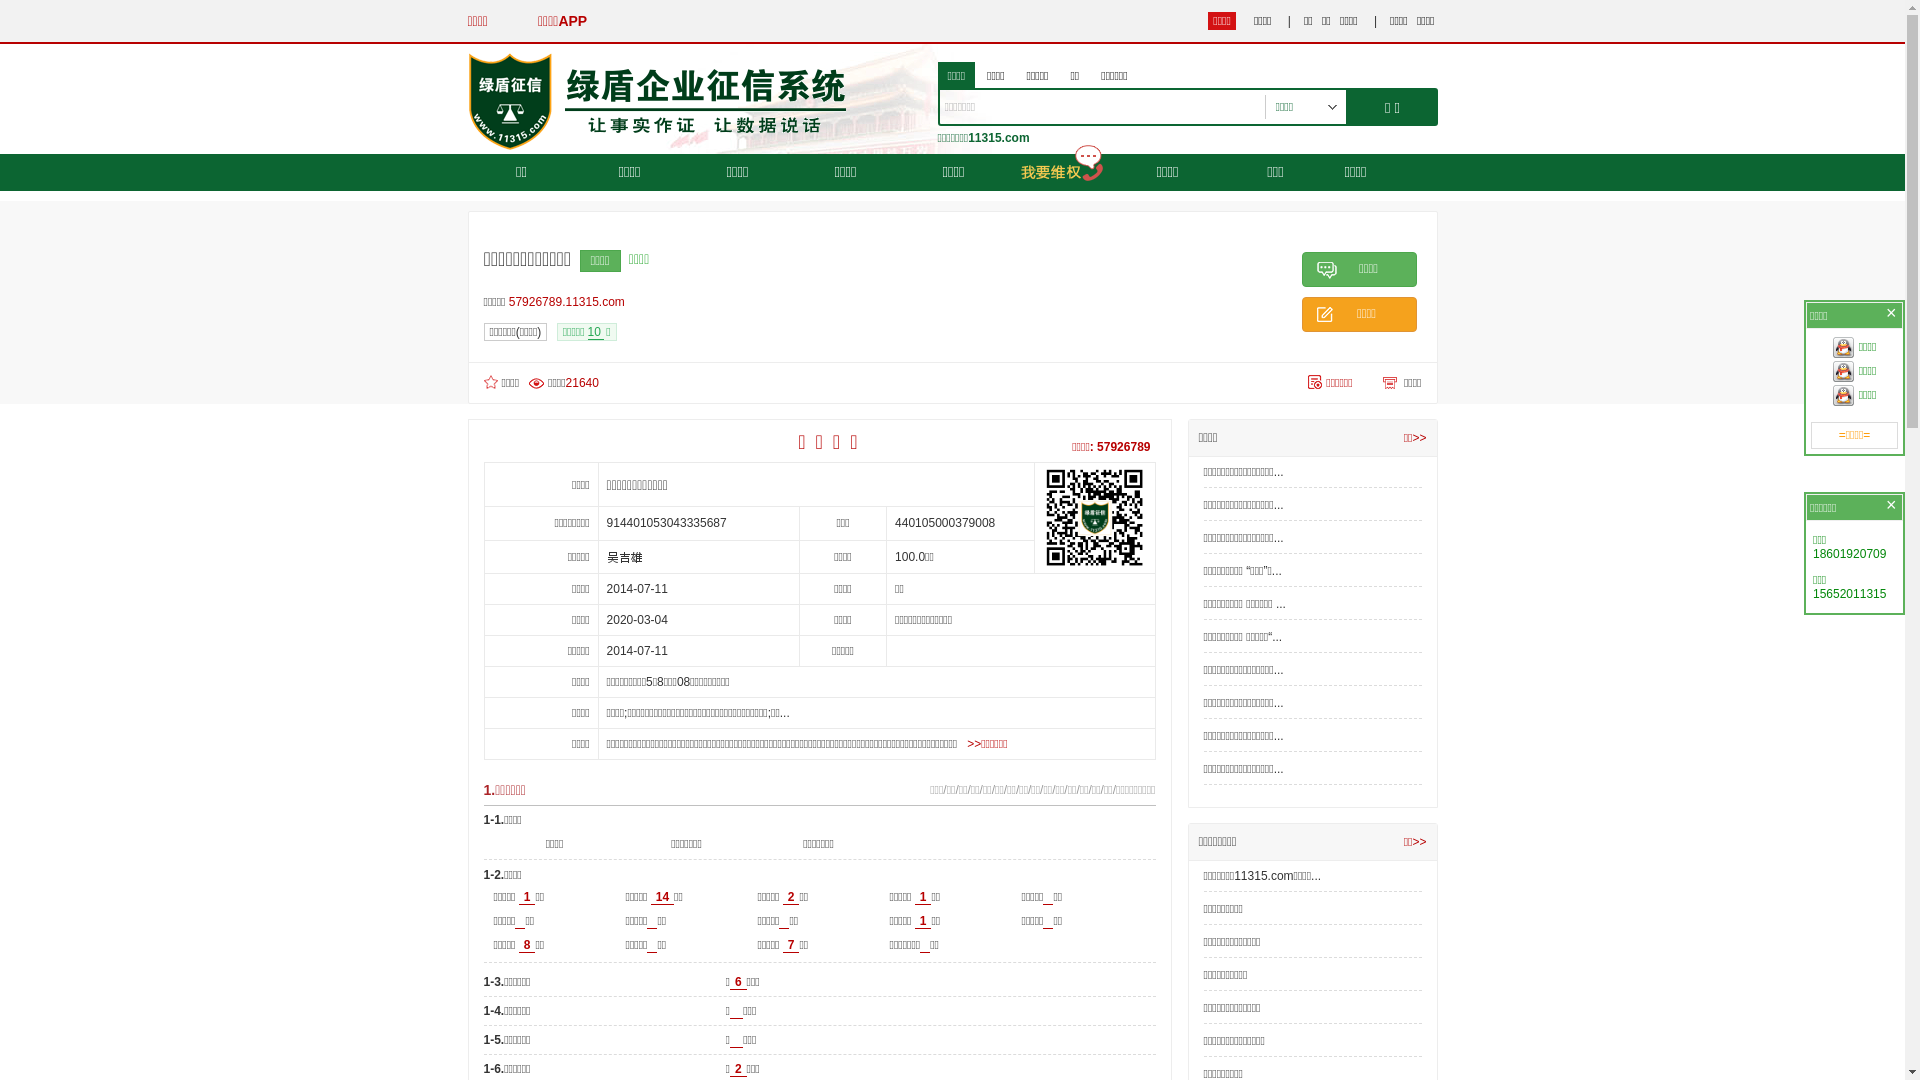 The image size is (1920, 1080). I want to click on '1', so click(922, 896).